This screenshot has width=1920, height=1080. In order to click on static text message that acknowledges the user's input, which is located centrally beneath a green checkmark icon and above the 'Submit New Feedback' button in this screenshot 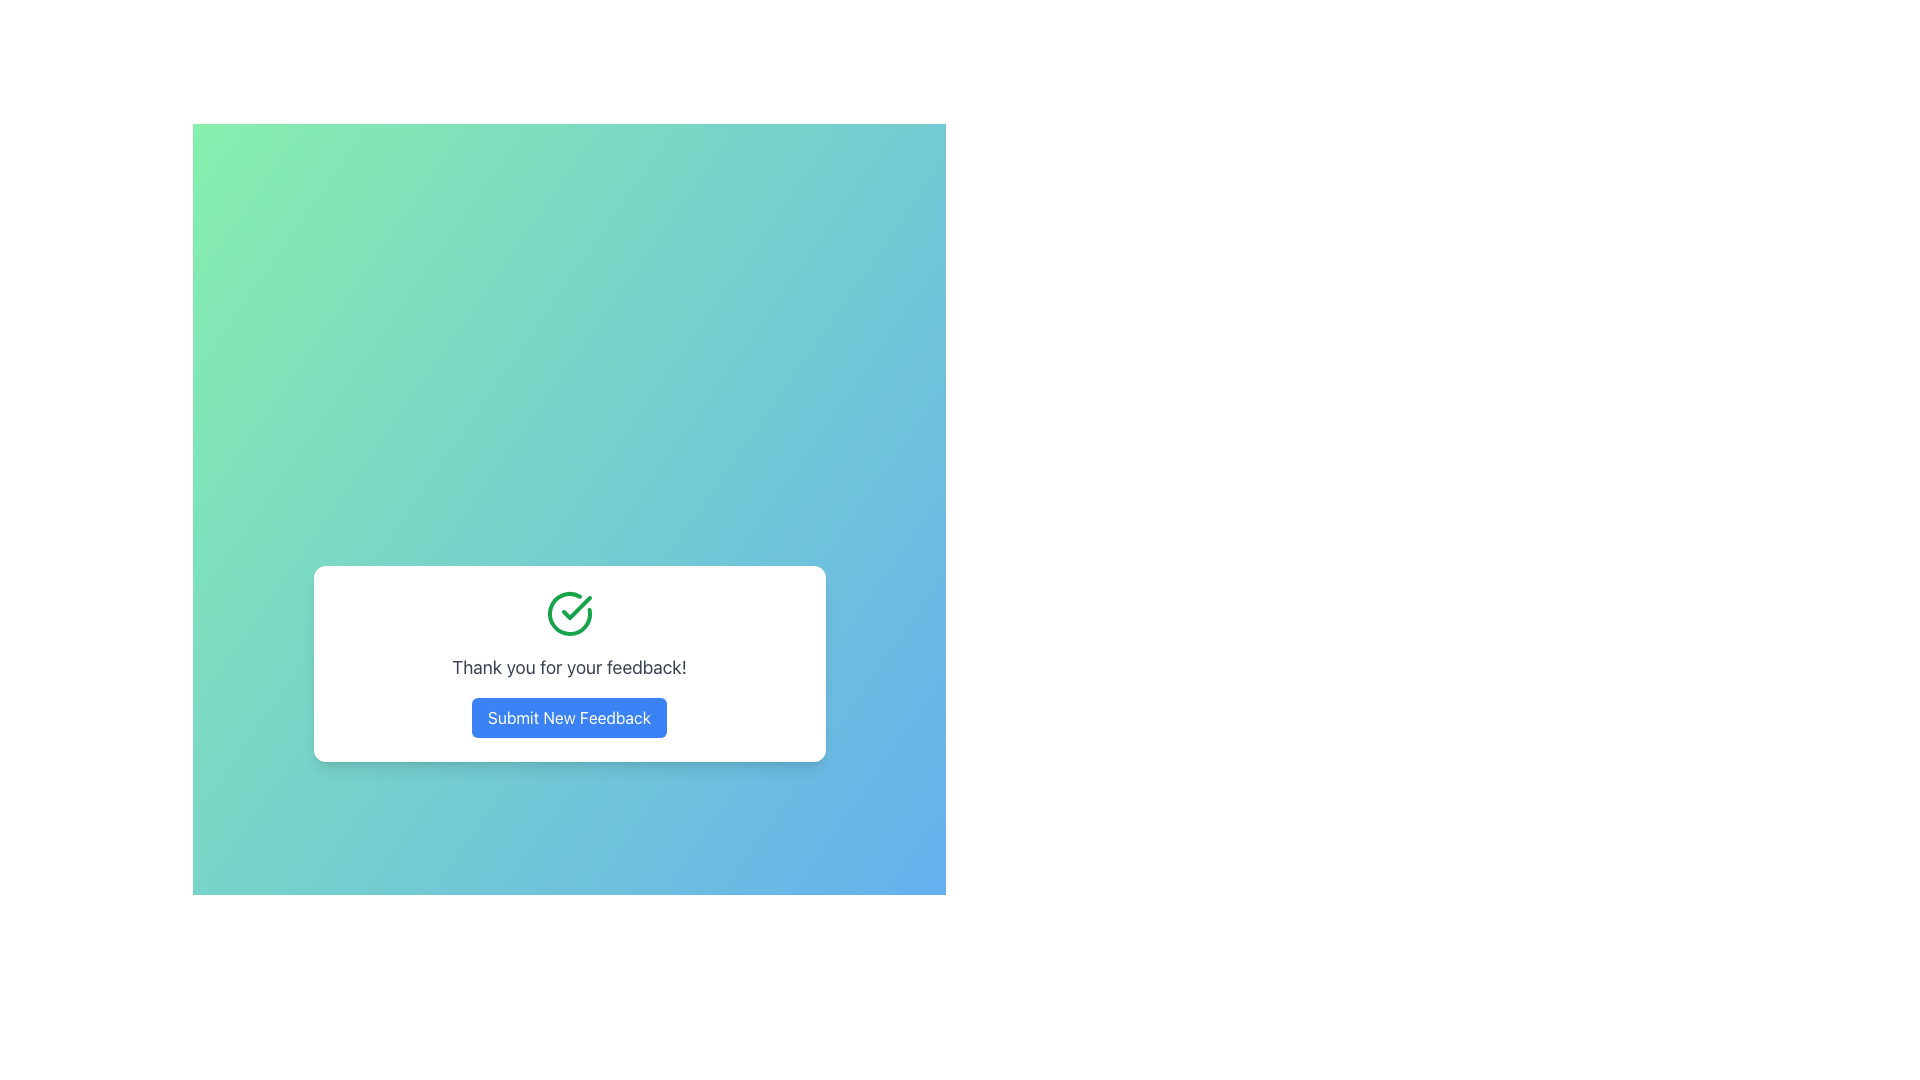, I will do `click(568, 667)`.